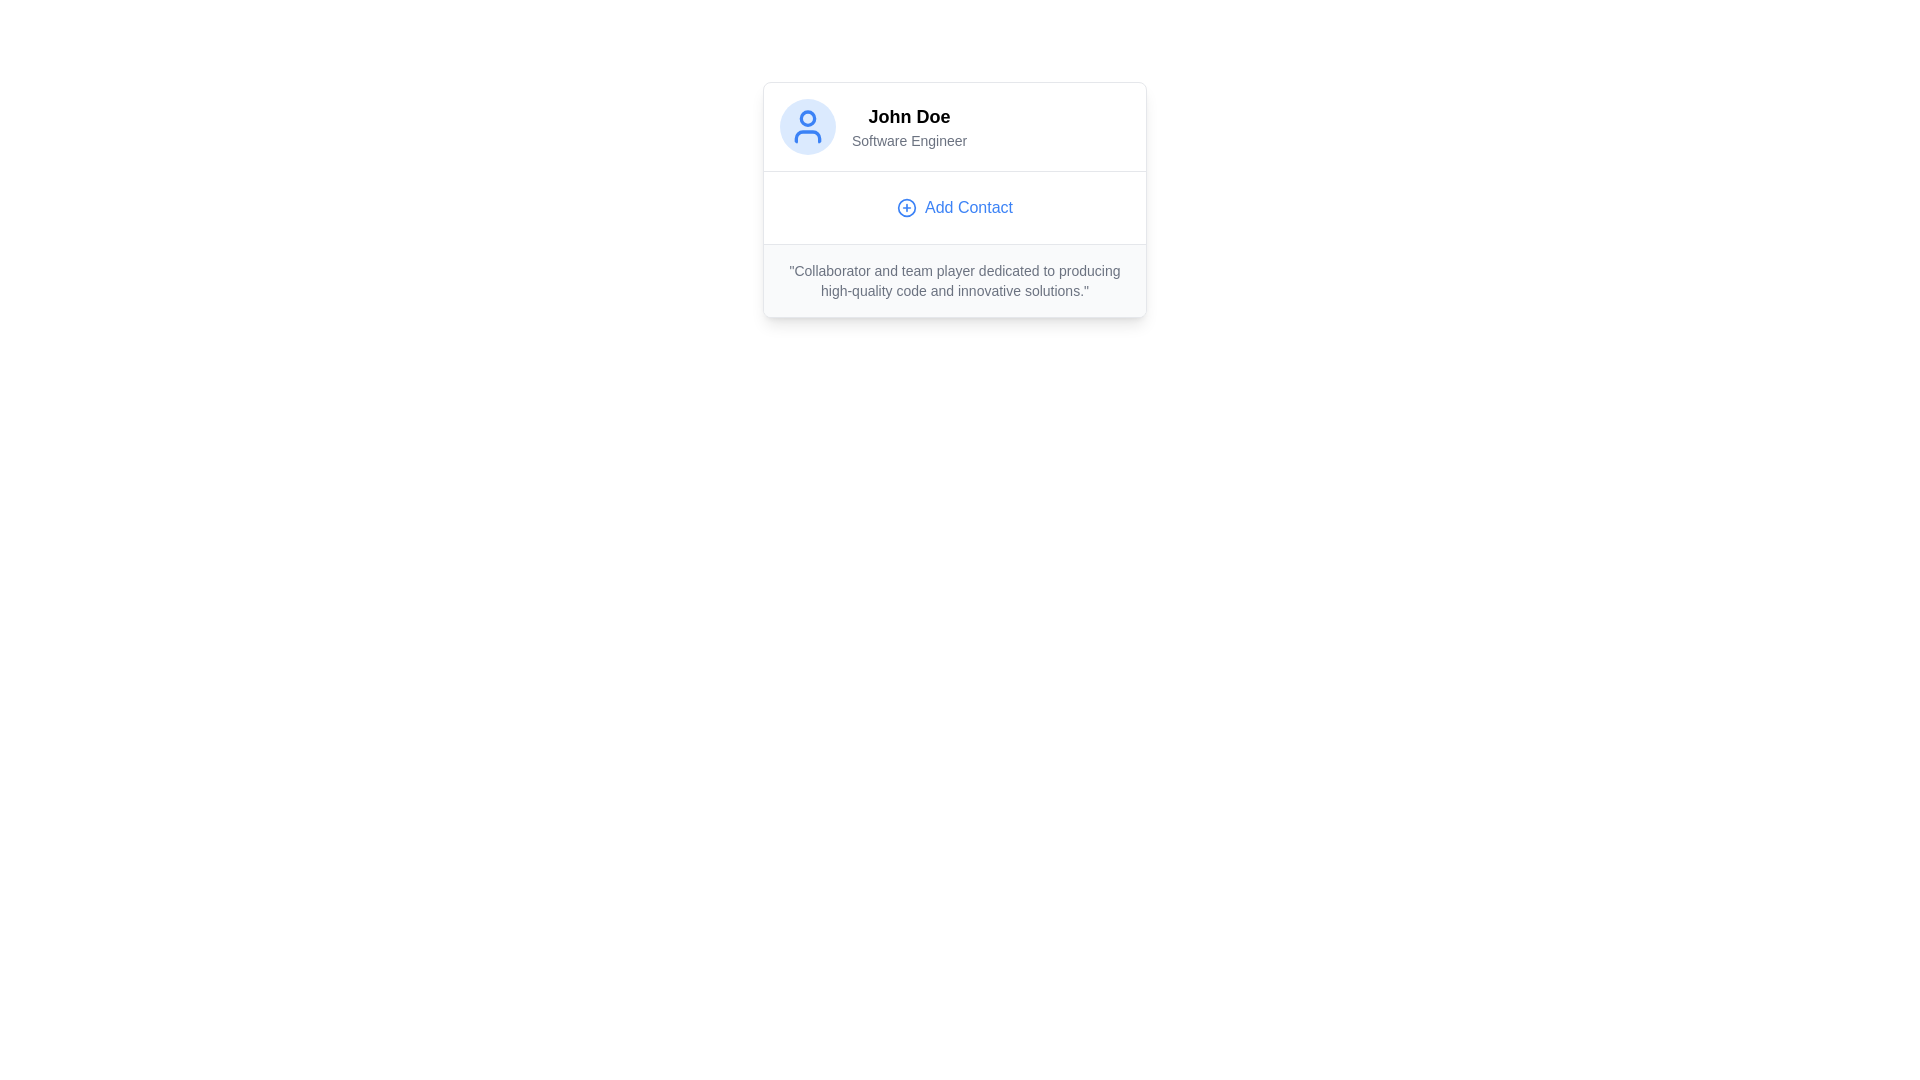 Image resolution: width=1920 pixels, height=1080 pixels. I want to click on the blue circular outline inside the avatar icon in the upper left section of the user profile card, so click(807, 118).